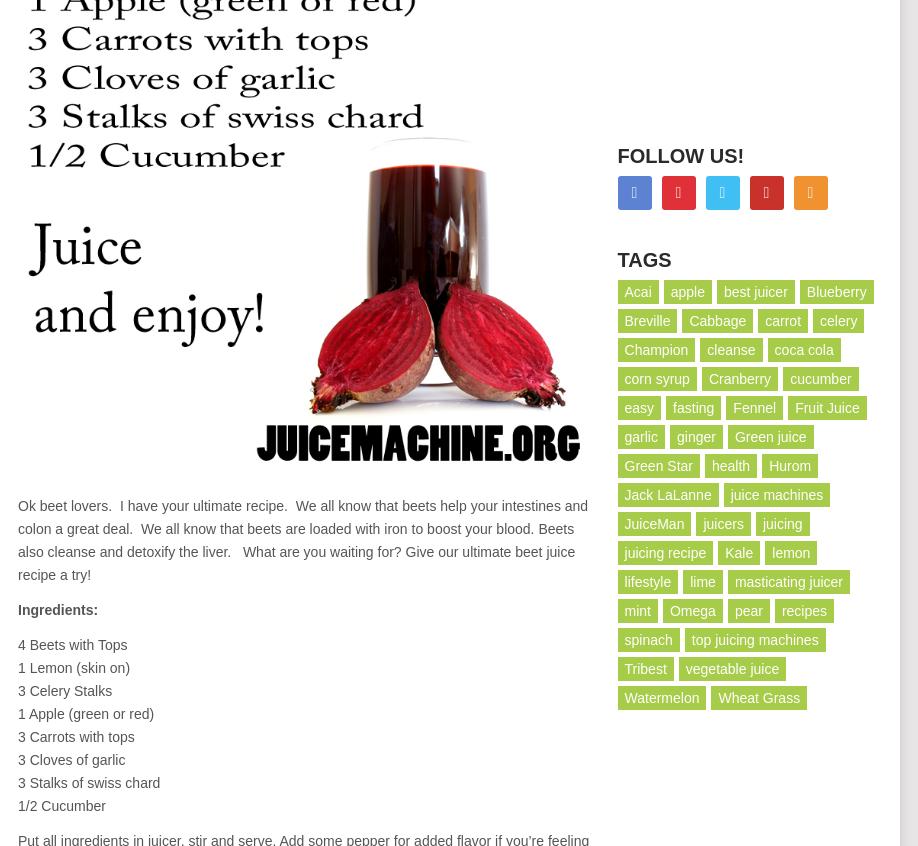  Describe the element at coordinates (61, 804) in the screenshot. I see `'1/2 Cucumber'` at that location.